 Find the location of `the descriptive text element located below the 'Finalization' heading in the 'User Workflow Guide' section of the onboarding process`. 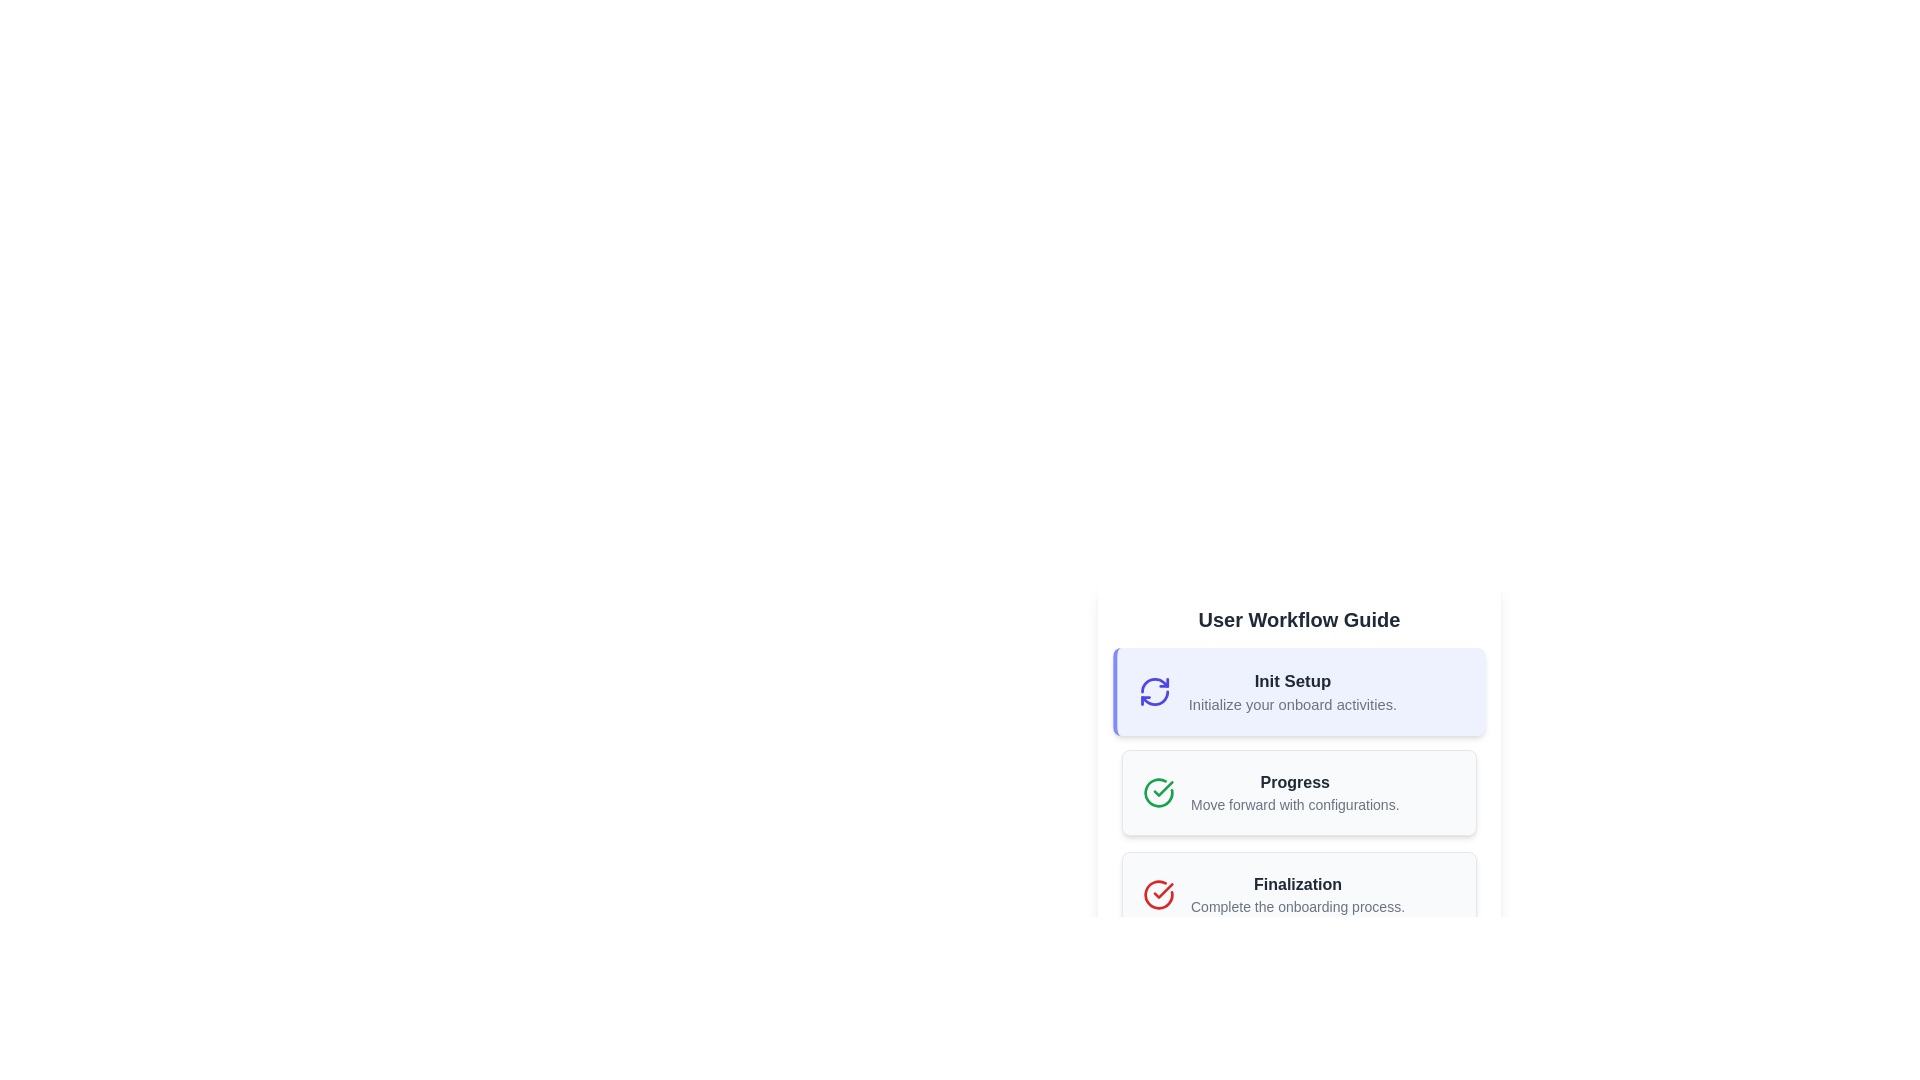

the descriptive text element located below the 'Finalization' heading in the 'User Workflow Guide' section of the onboarding process is located at coordinates (1298, 906).